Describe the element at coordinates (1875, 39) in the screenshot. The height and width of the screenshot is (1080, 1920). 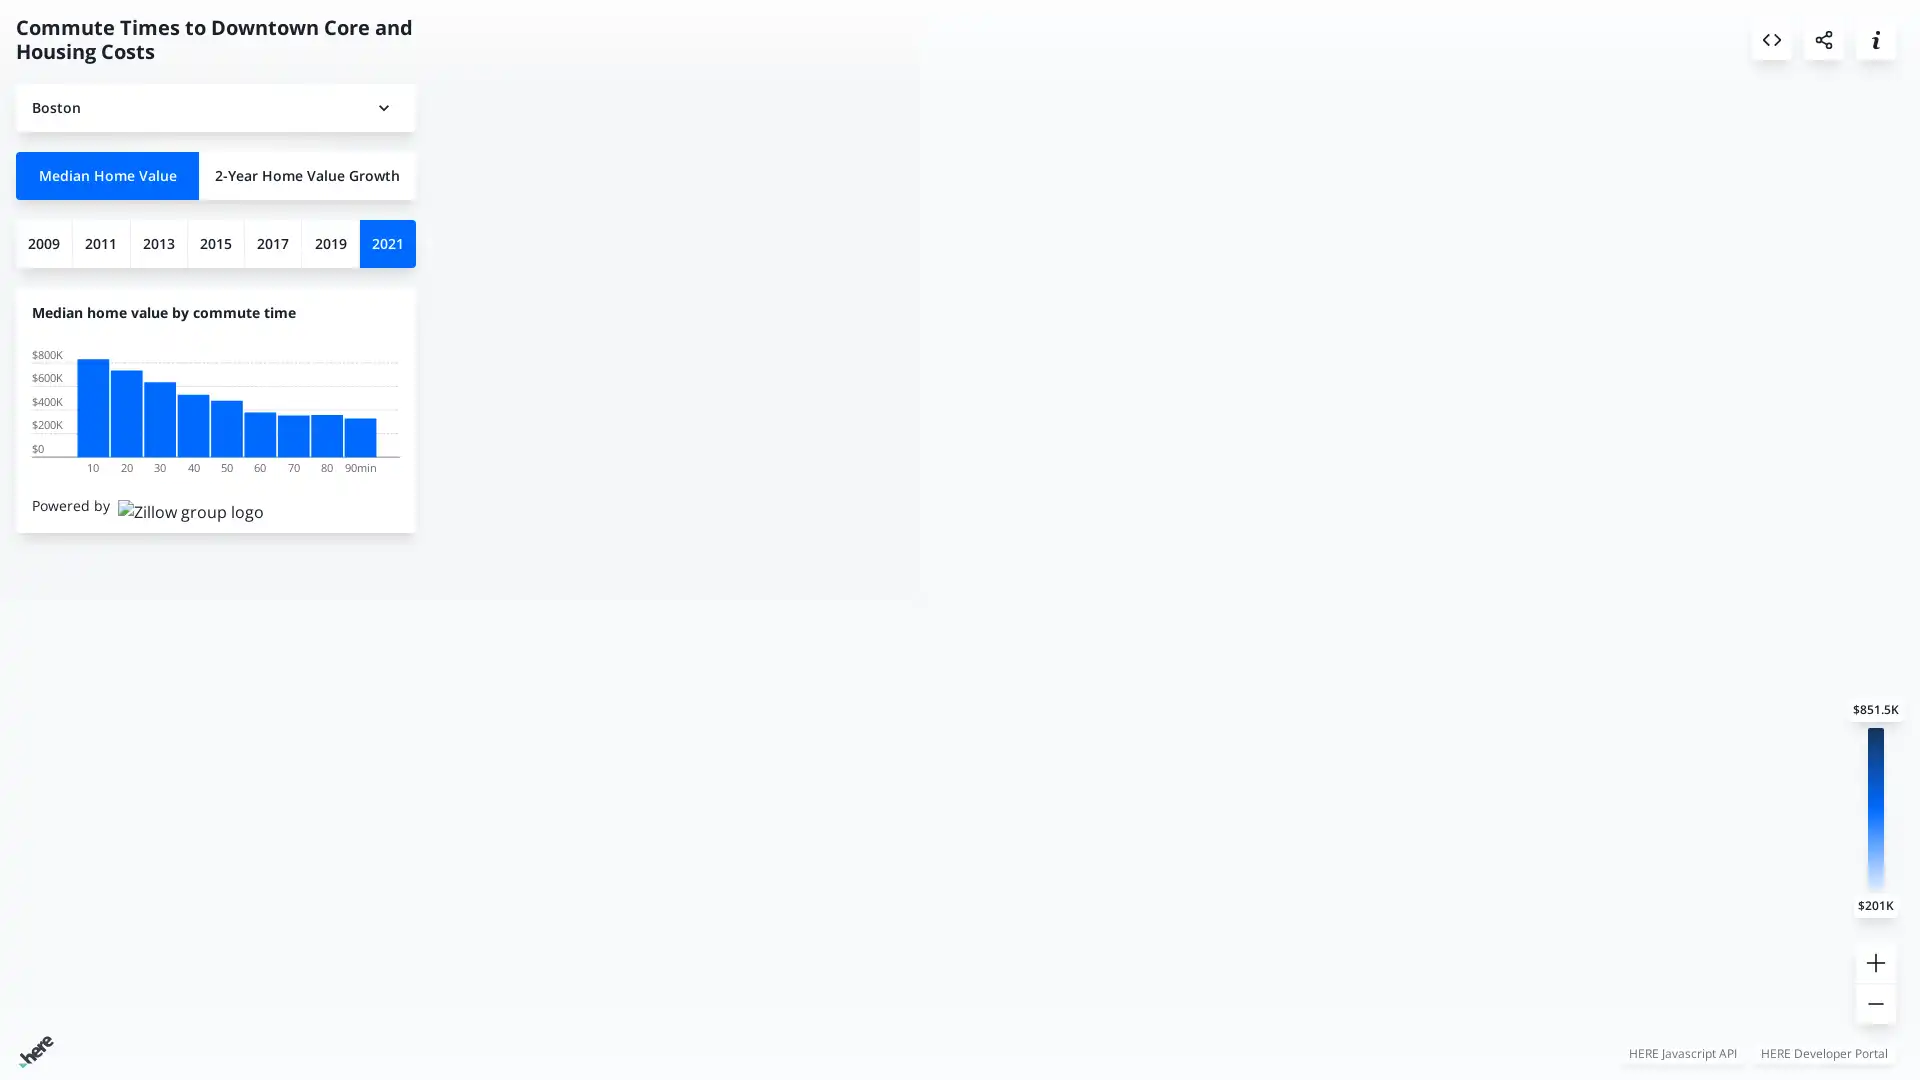
I see `About` at that location.